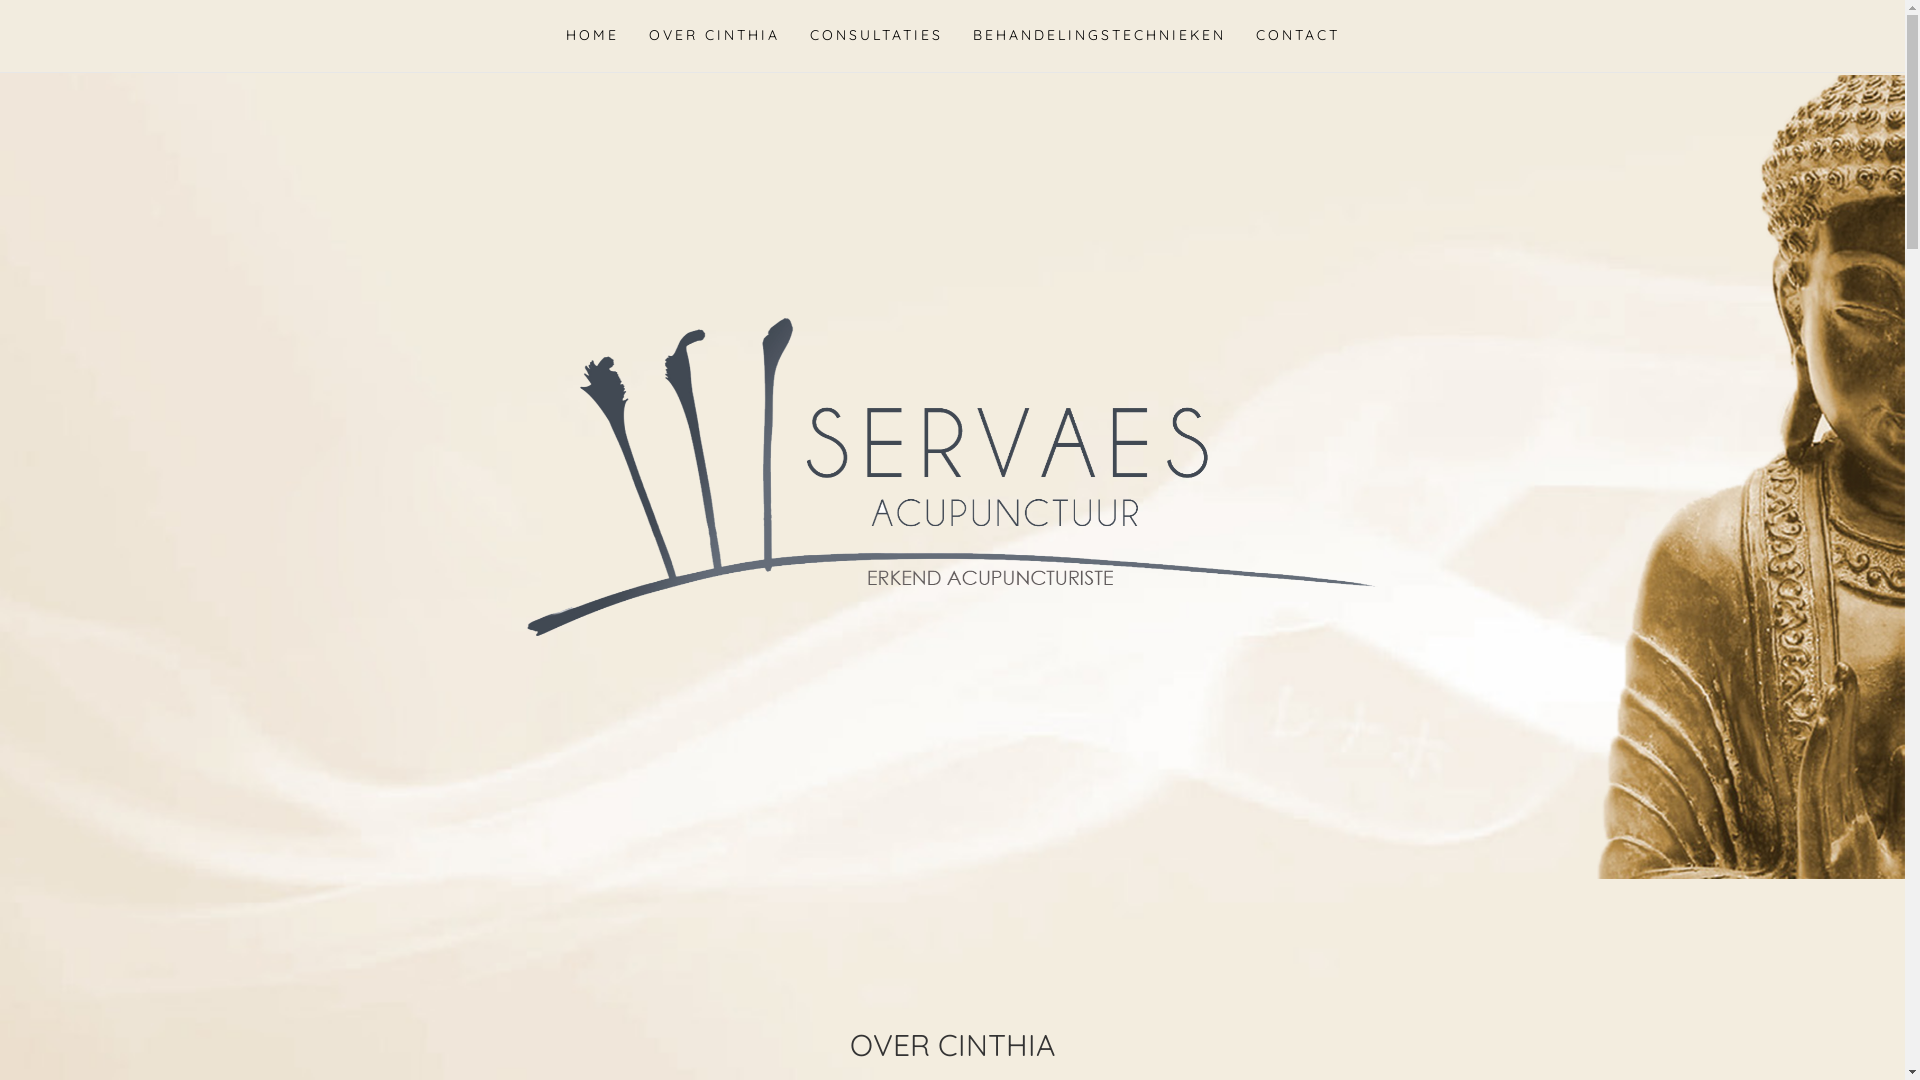 The image size is (1920, 1080). What do you see at coordinates (792, 35) in the screenshot?
I see `'CONSULTATIES'` at bounding box center [792, 35].